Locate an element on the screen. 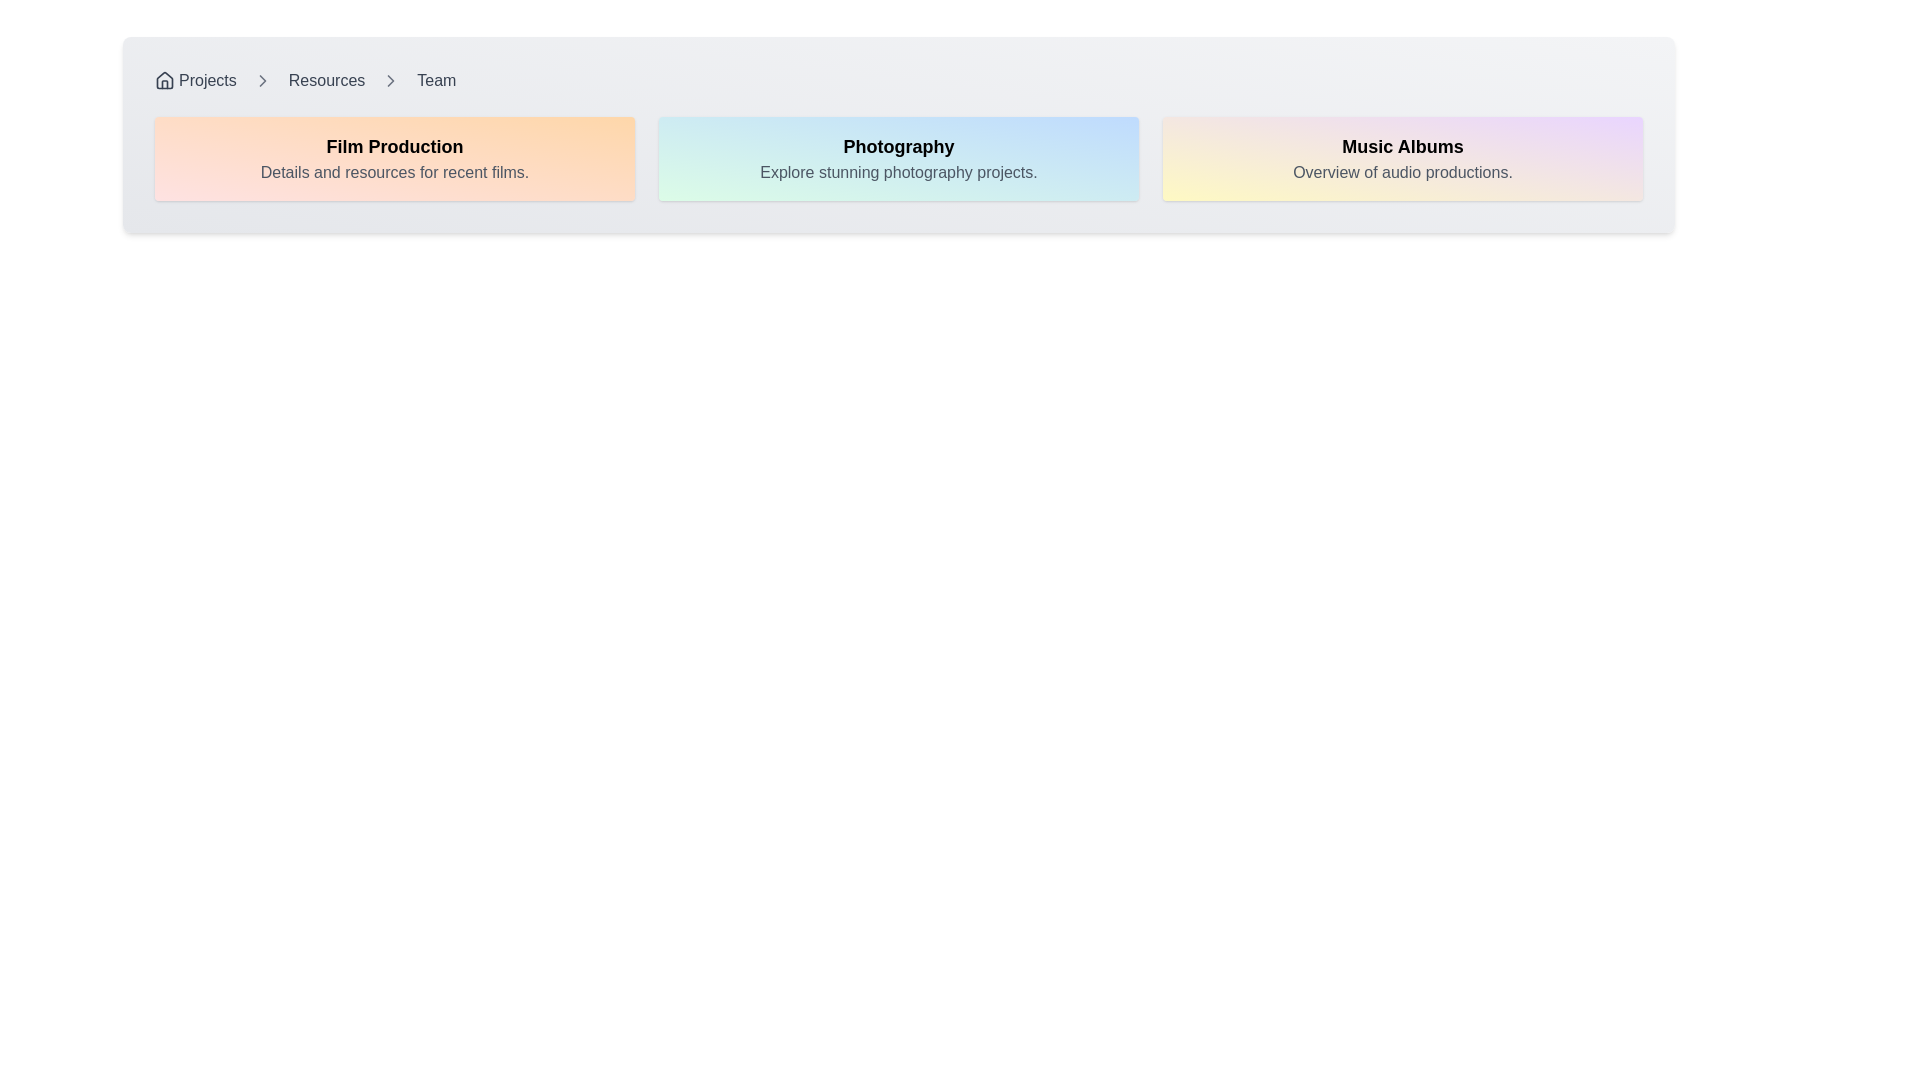 The image size is (1920, 1080). the bold text label 'Film Production' located at the top center of the first rectangular card is located at coordinates (394, 145).